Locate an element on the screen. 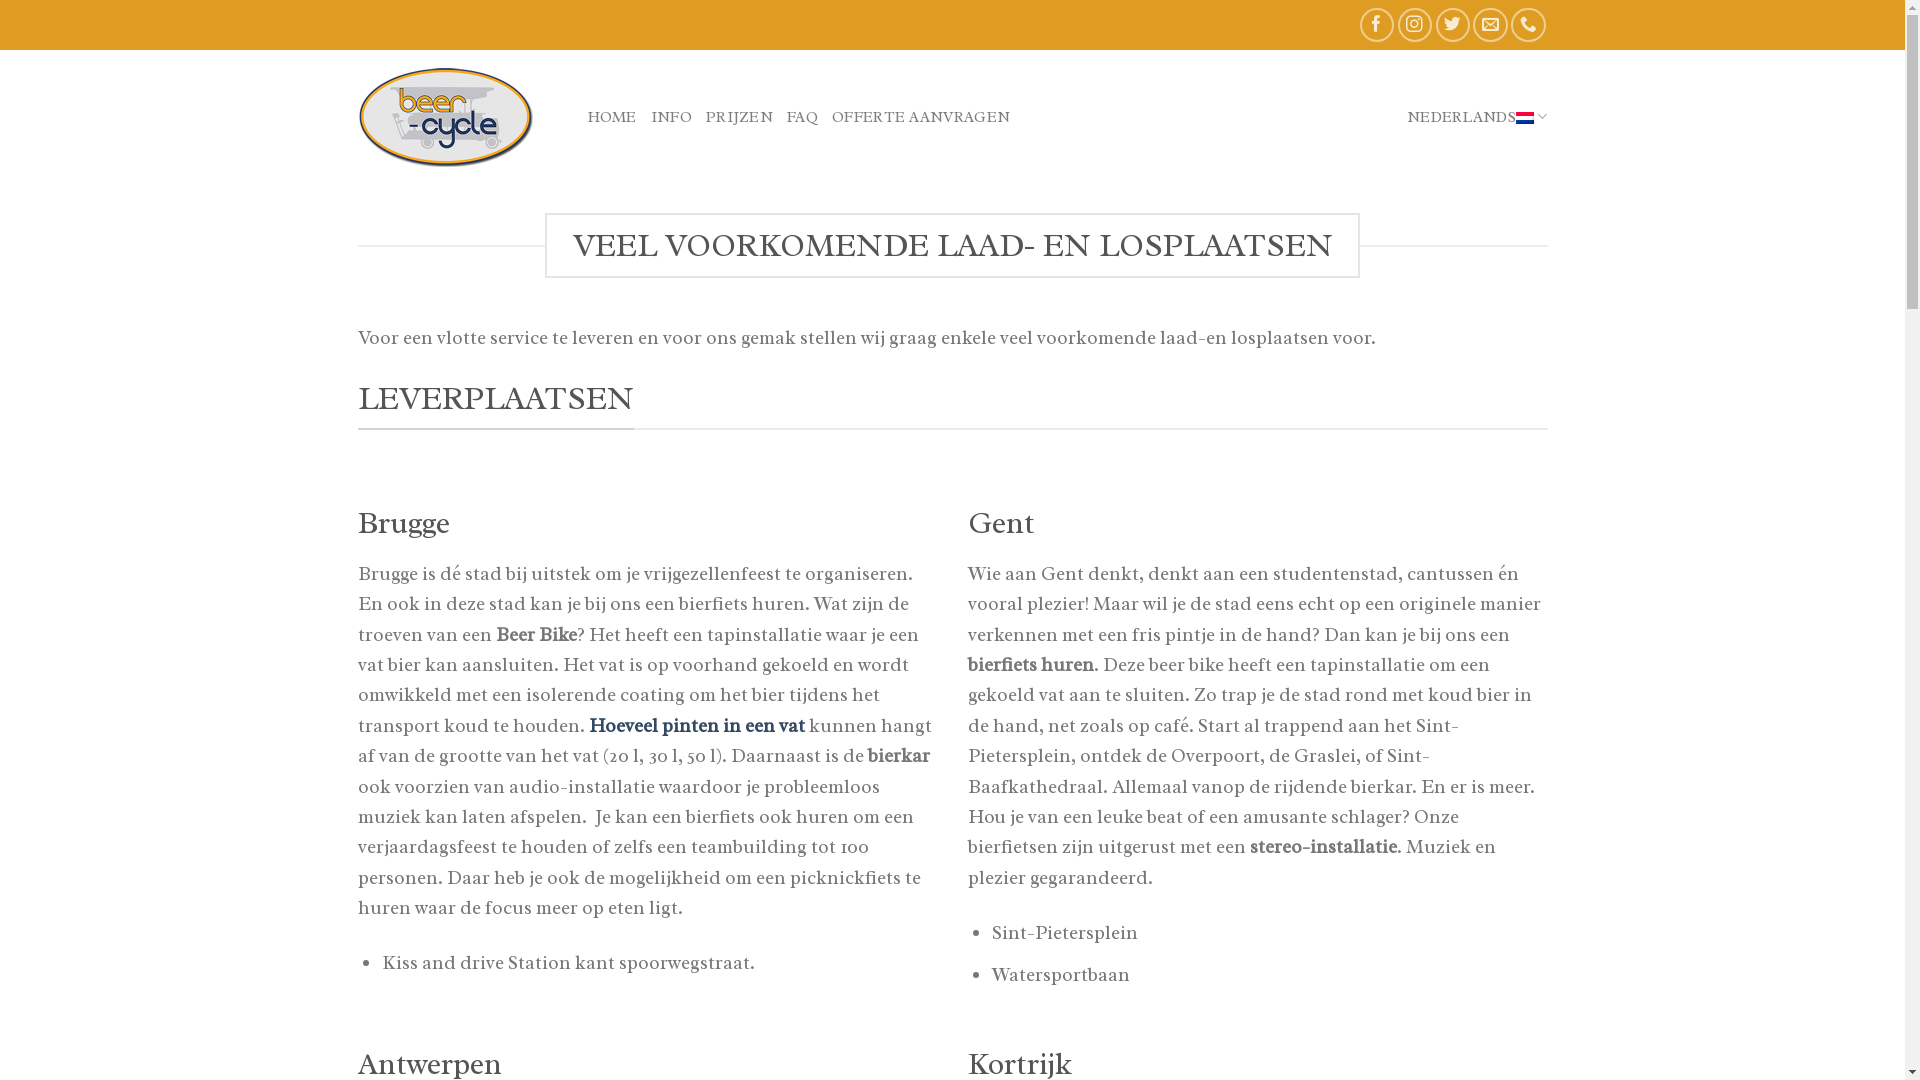 The image size is (1920, 1080). 'Bel ons' is located at coordinates (1511, 25).